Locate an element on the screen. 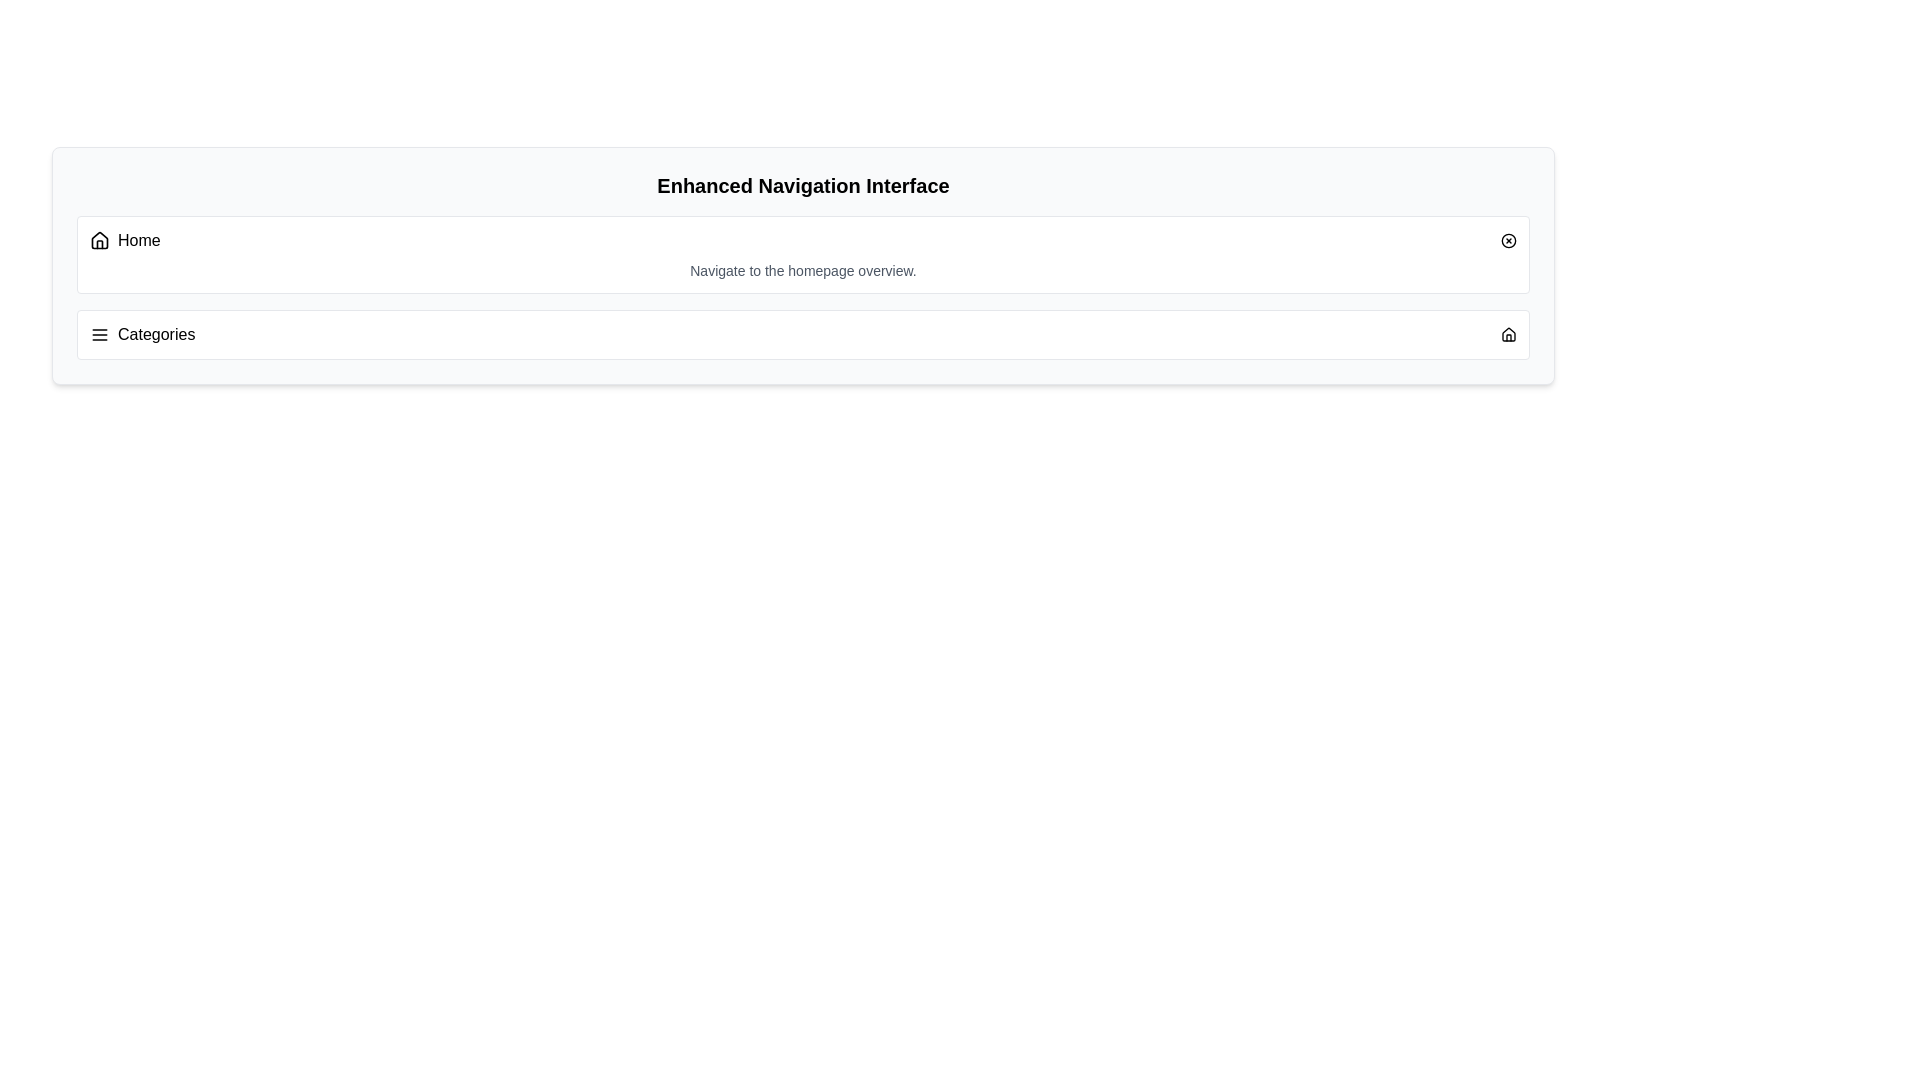 The image size is (1920, 1080). the 'Categories' button located directly below the 'Home' panel is located at coordinates (803, 334).